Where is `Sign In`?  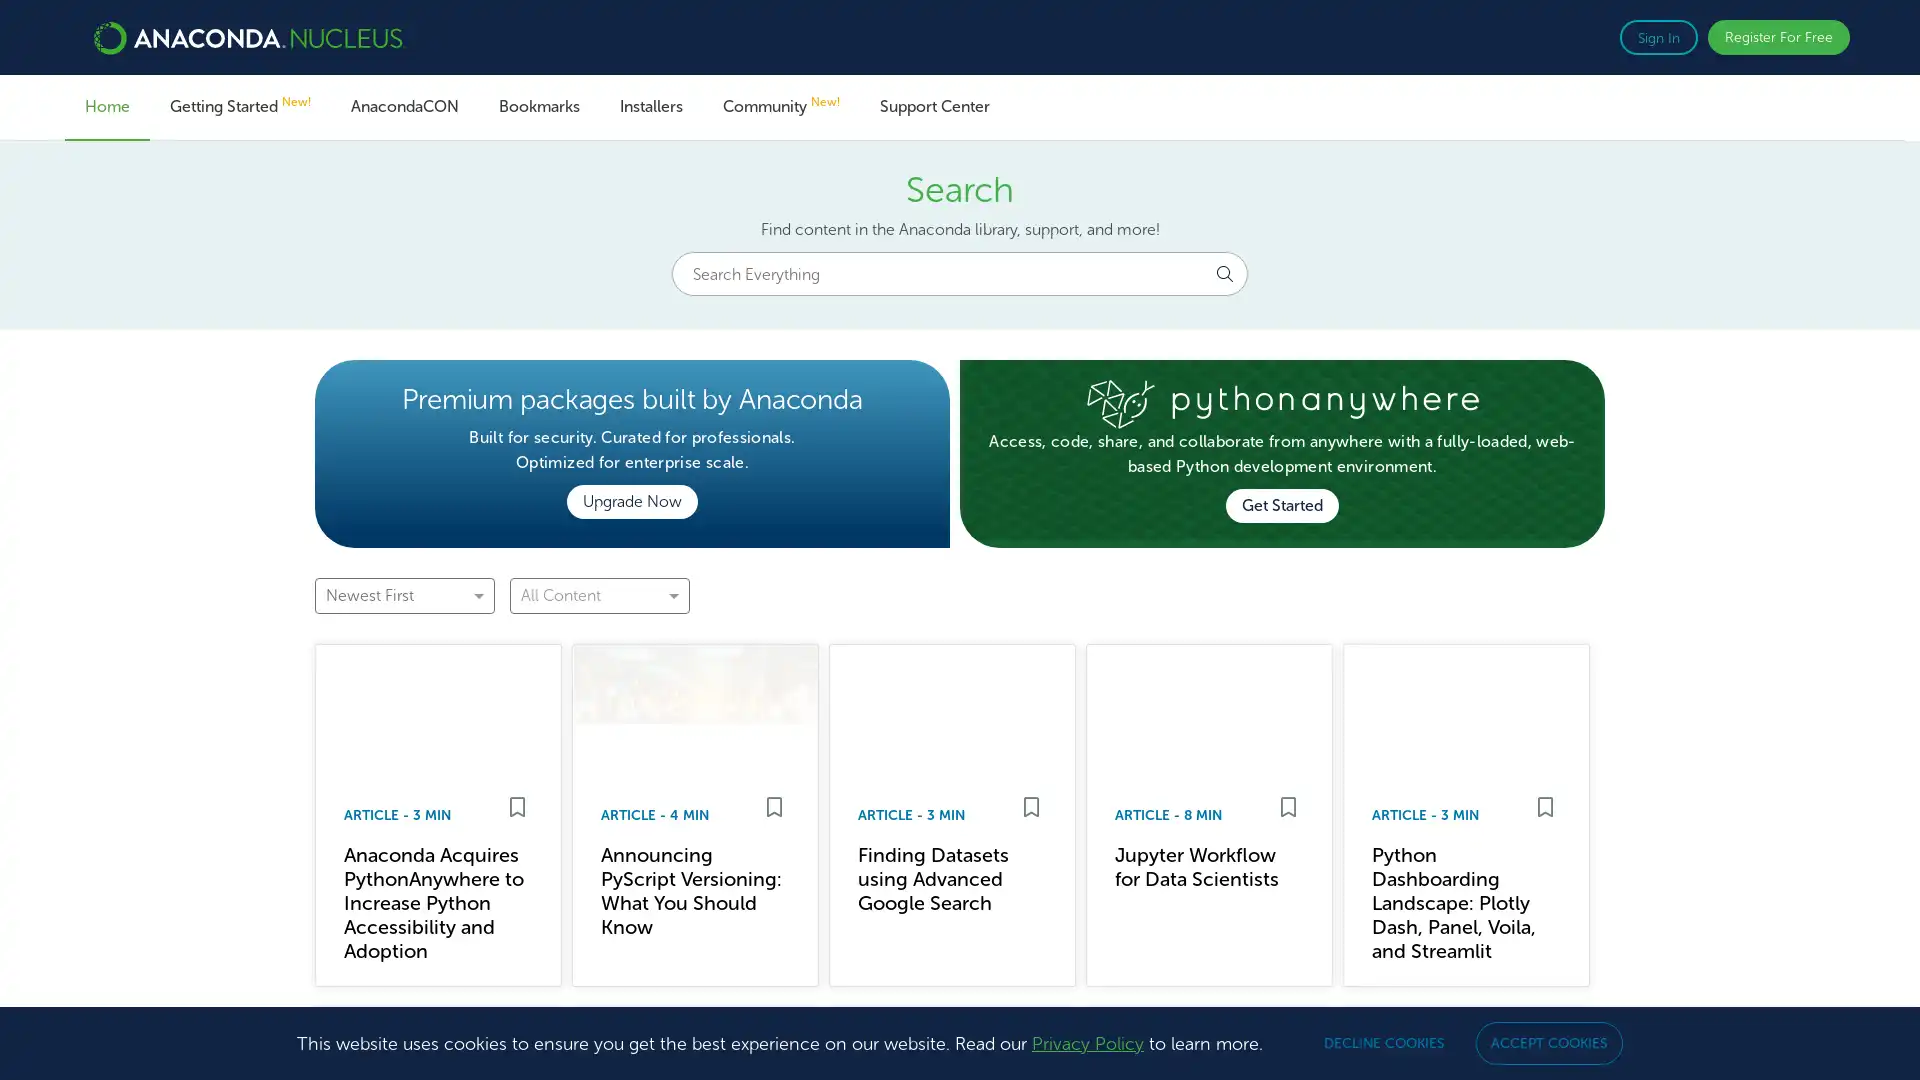
Sign In is located at coordinates (1659, 37).